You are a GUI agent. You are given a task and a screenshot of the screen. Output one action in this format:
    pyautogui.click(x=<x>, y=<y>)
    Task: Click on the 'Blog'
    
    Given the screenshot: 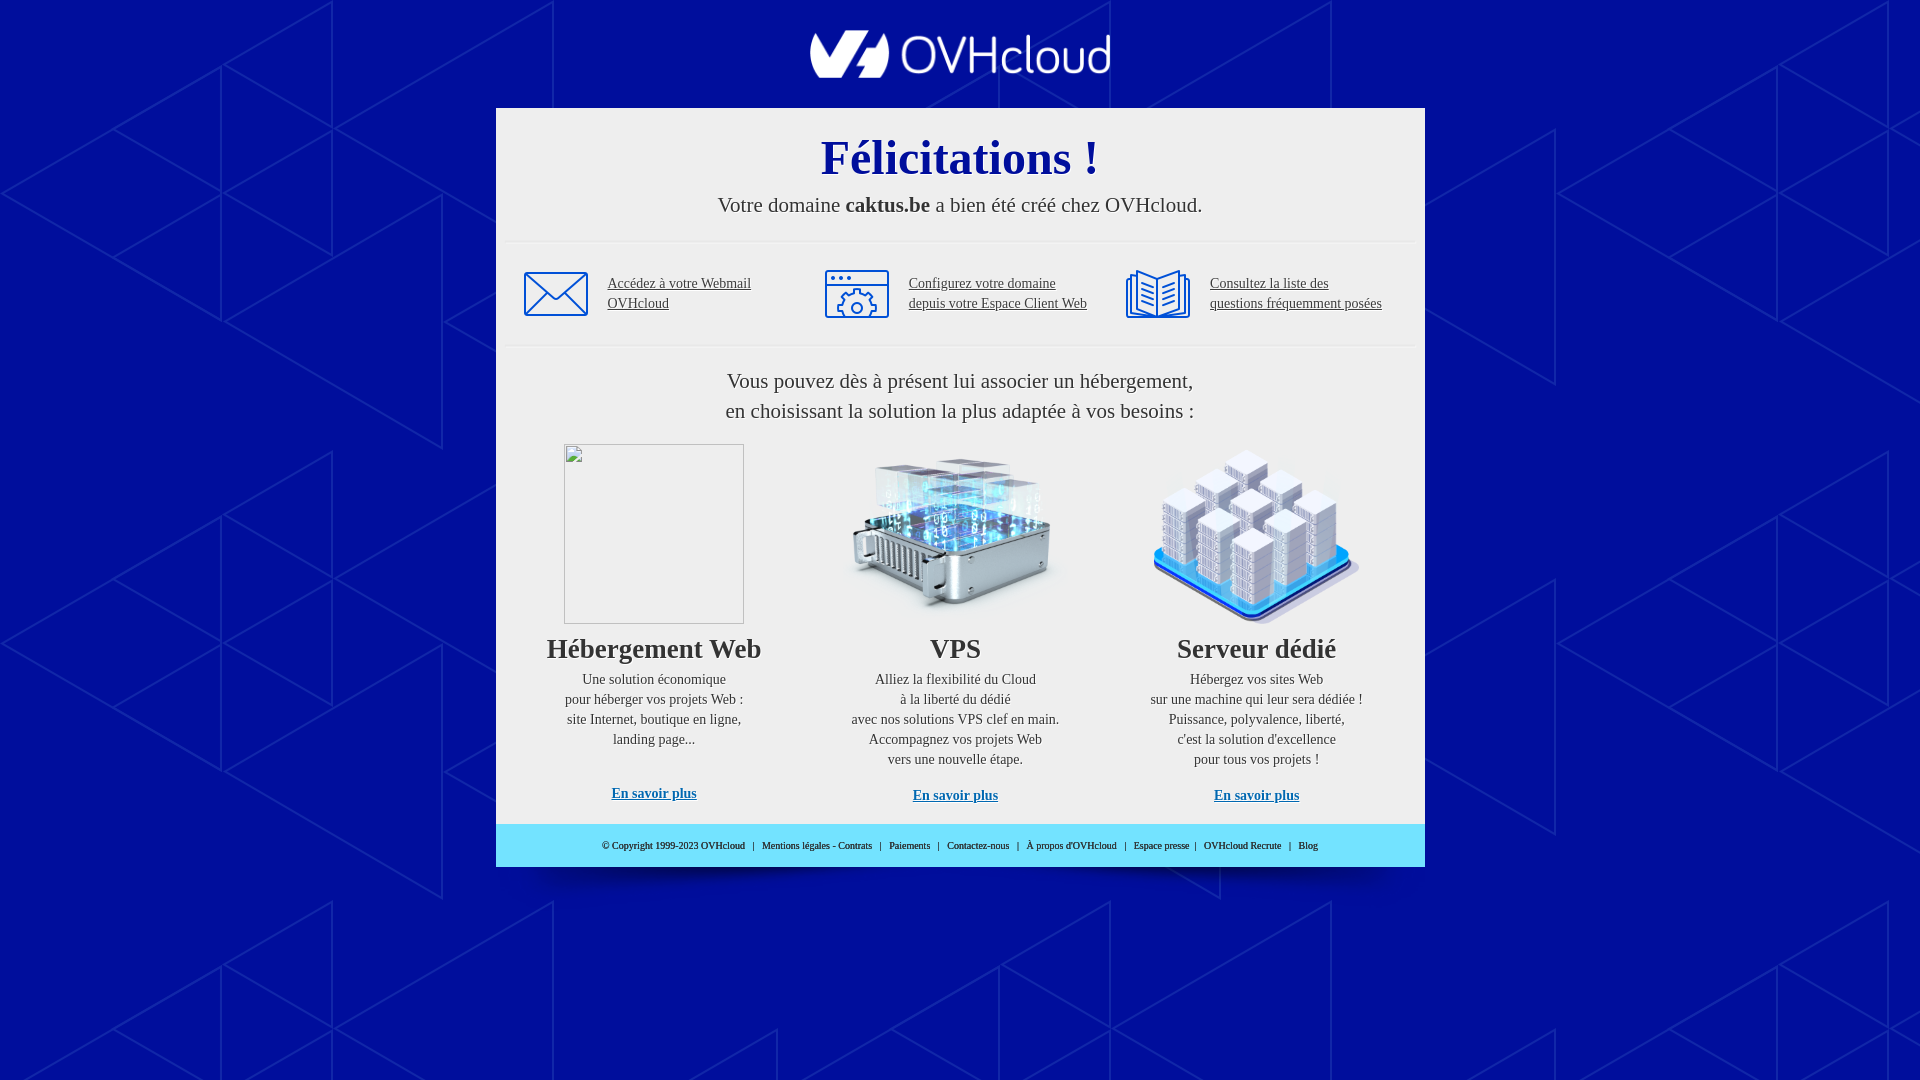 What is the action you would take?
    pyautogui.click(x=1308, y=845)
    